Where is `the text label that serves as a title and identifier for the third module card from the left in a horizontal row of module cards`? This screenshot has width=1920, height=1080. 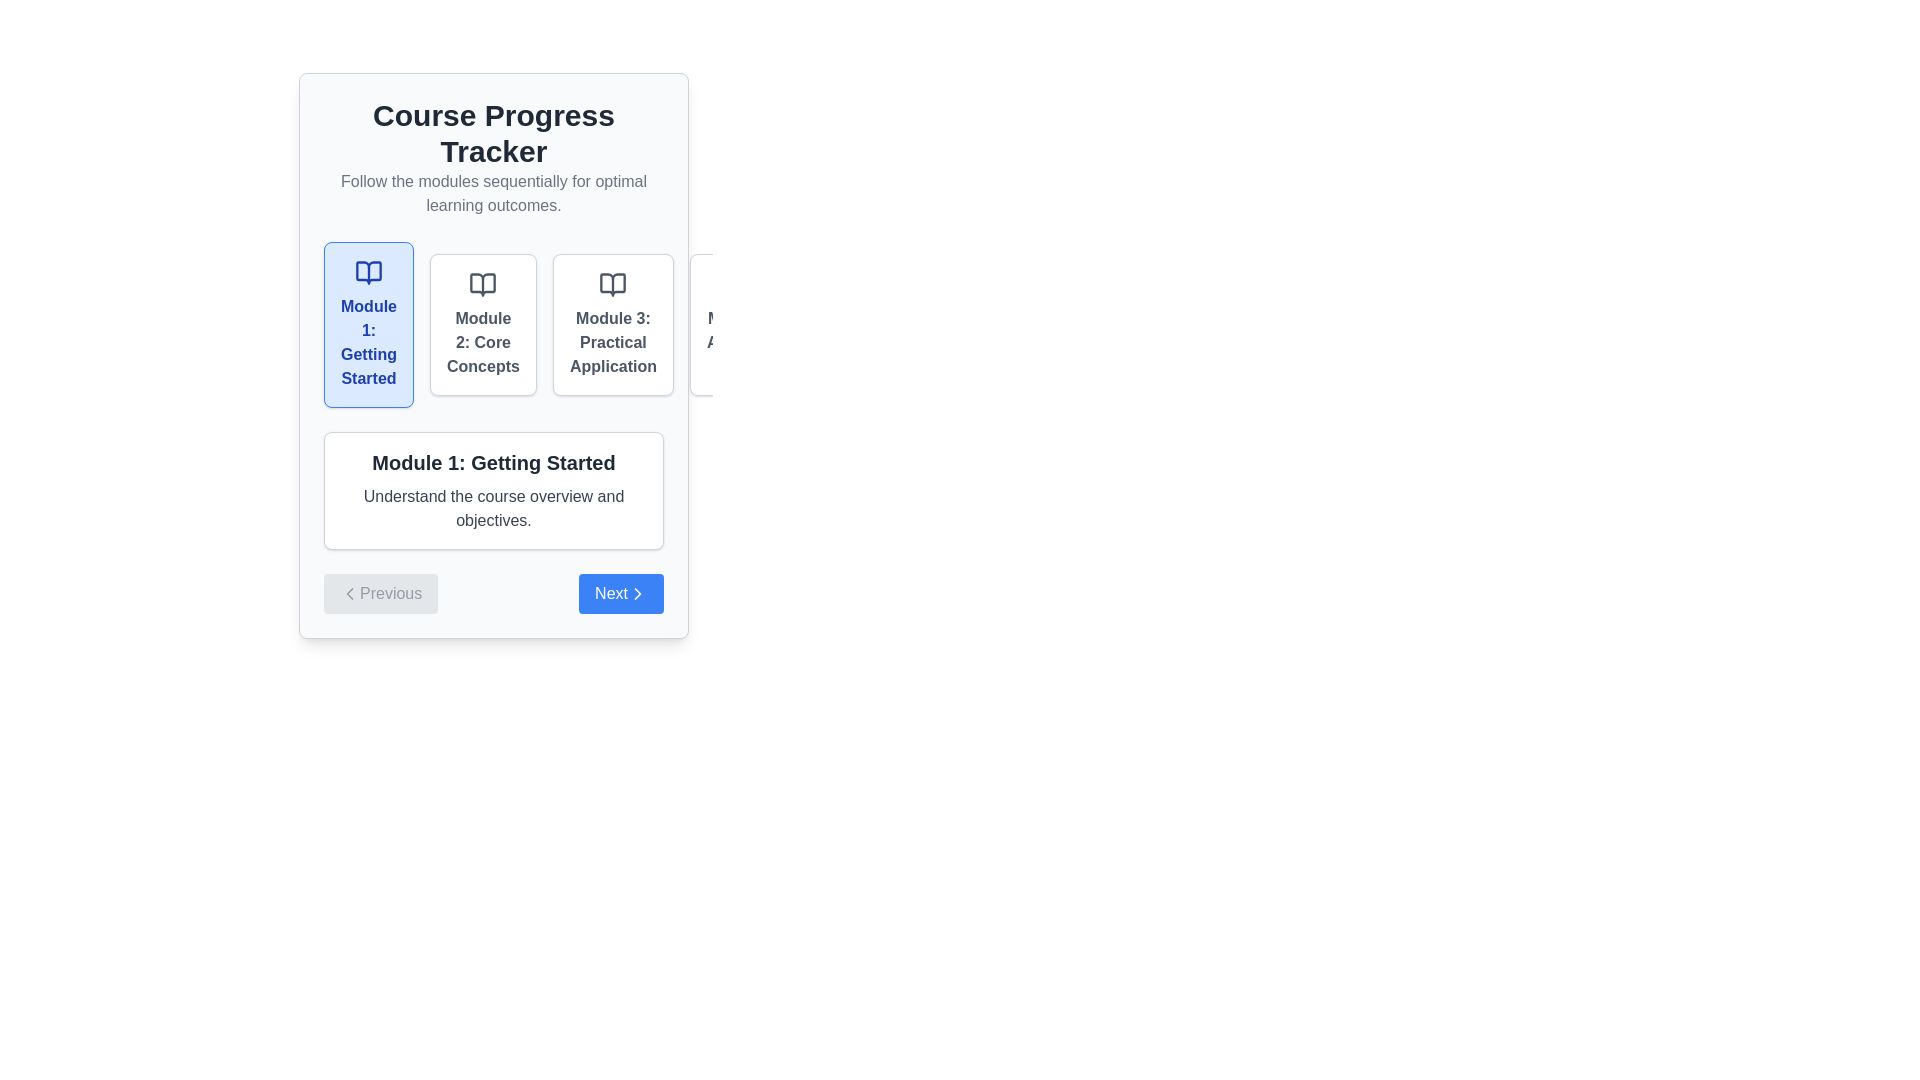
the text label that serves as a title and identifier for the third module card from the left in a horizontal row of module cards is located at coordinates (612, 342).